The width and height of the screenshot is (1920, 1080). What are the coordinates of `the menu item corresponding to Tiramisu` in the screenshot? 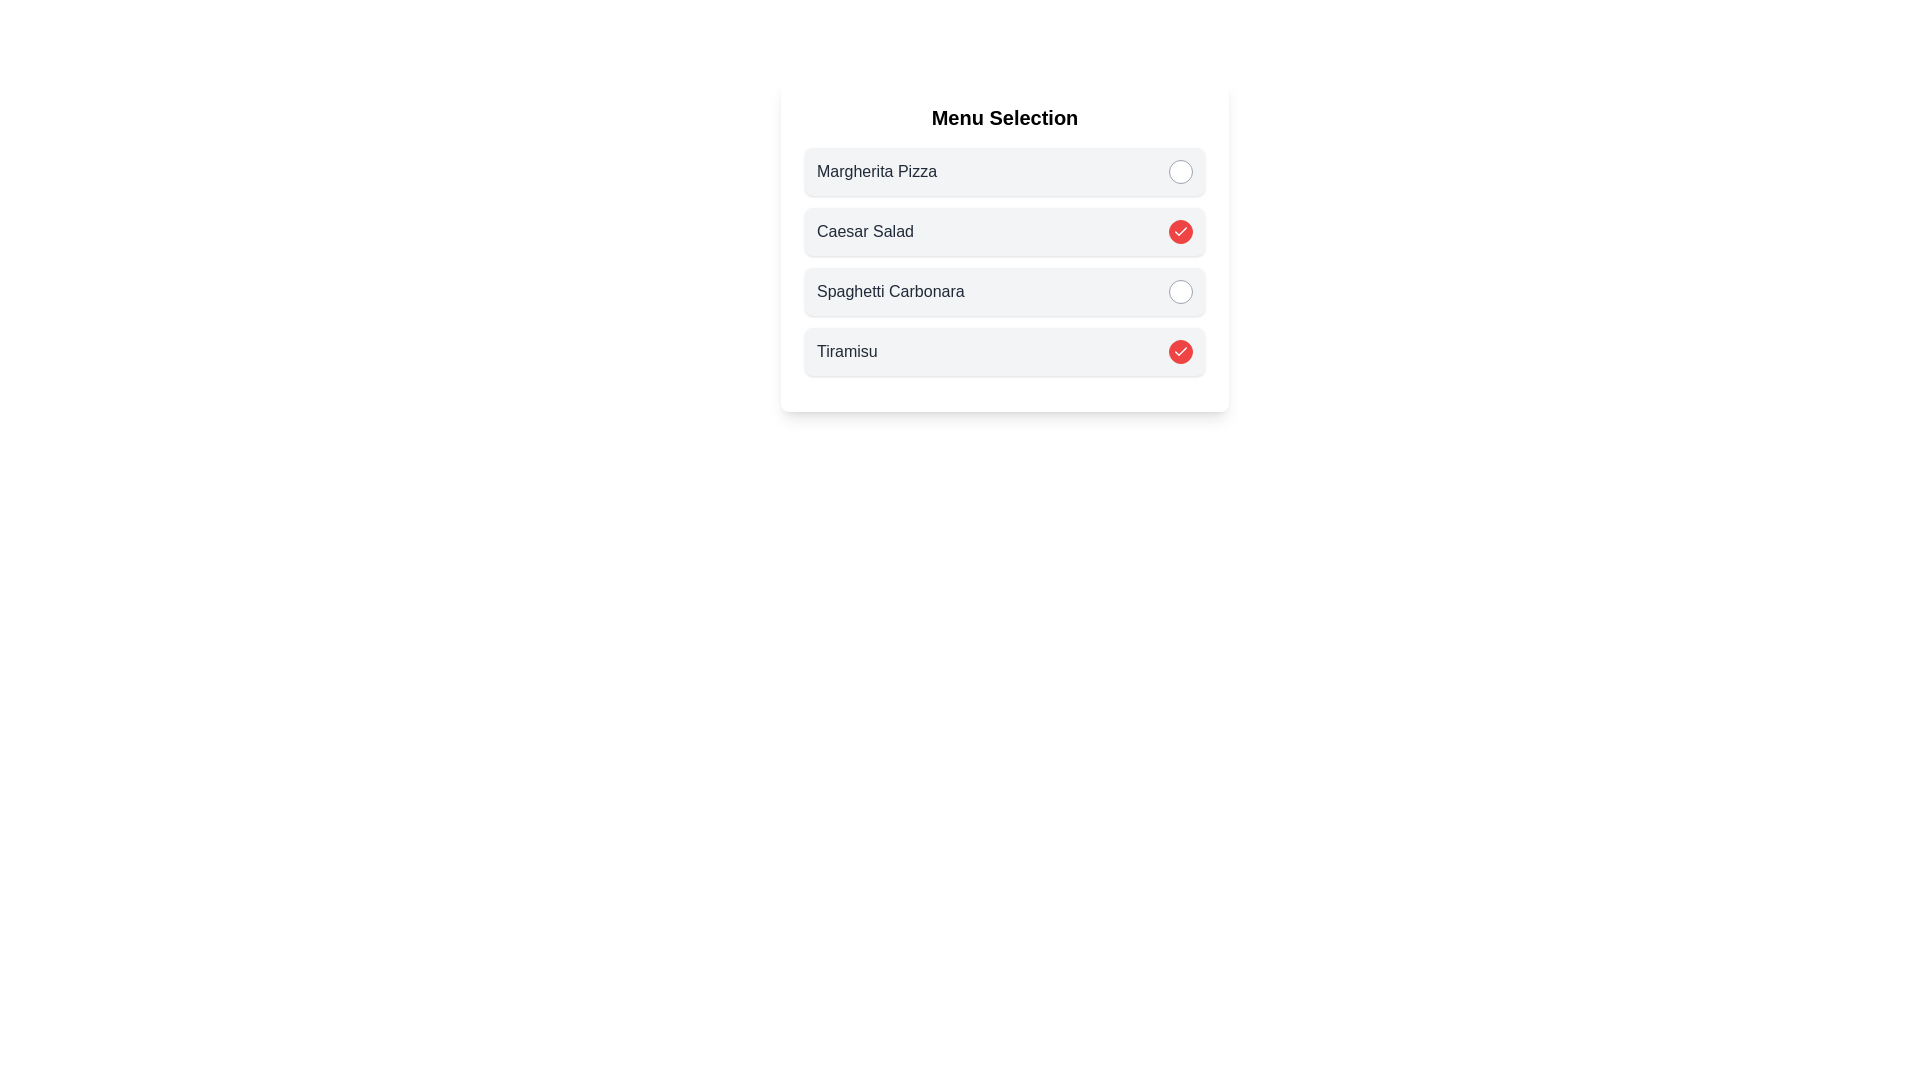 It's located at (1180, 350).